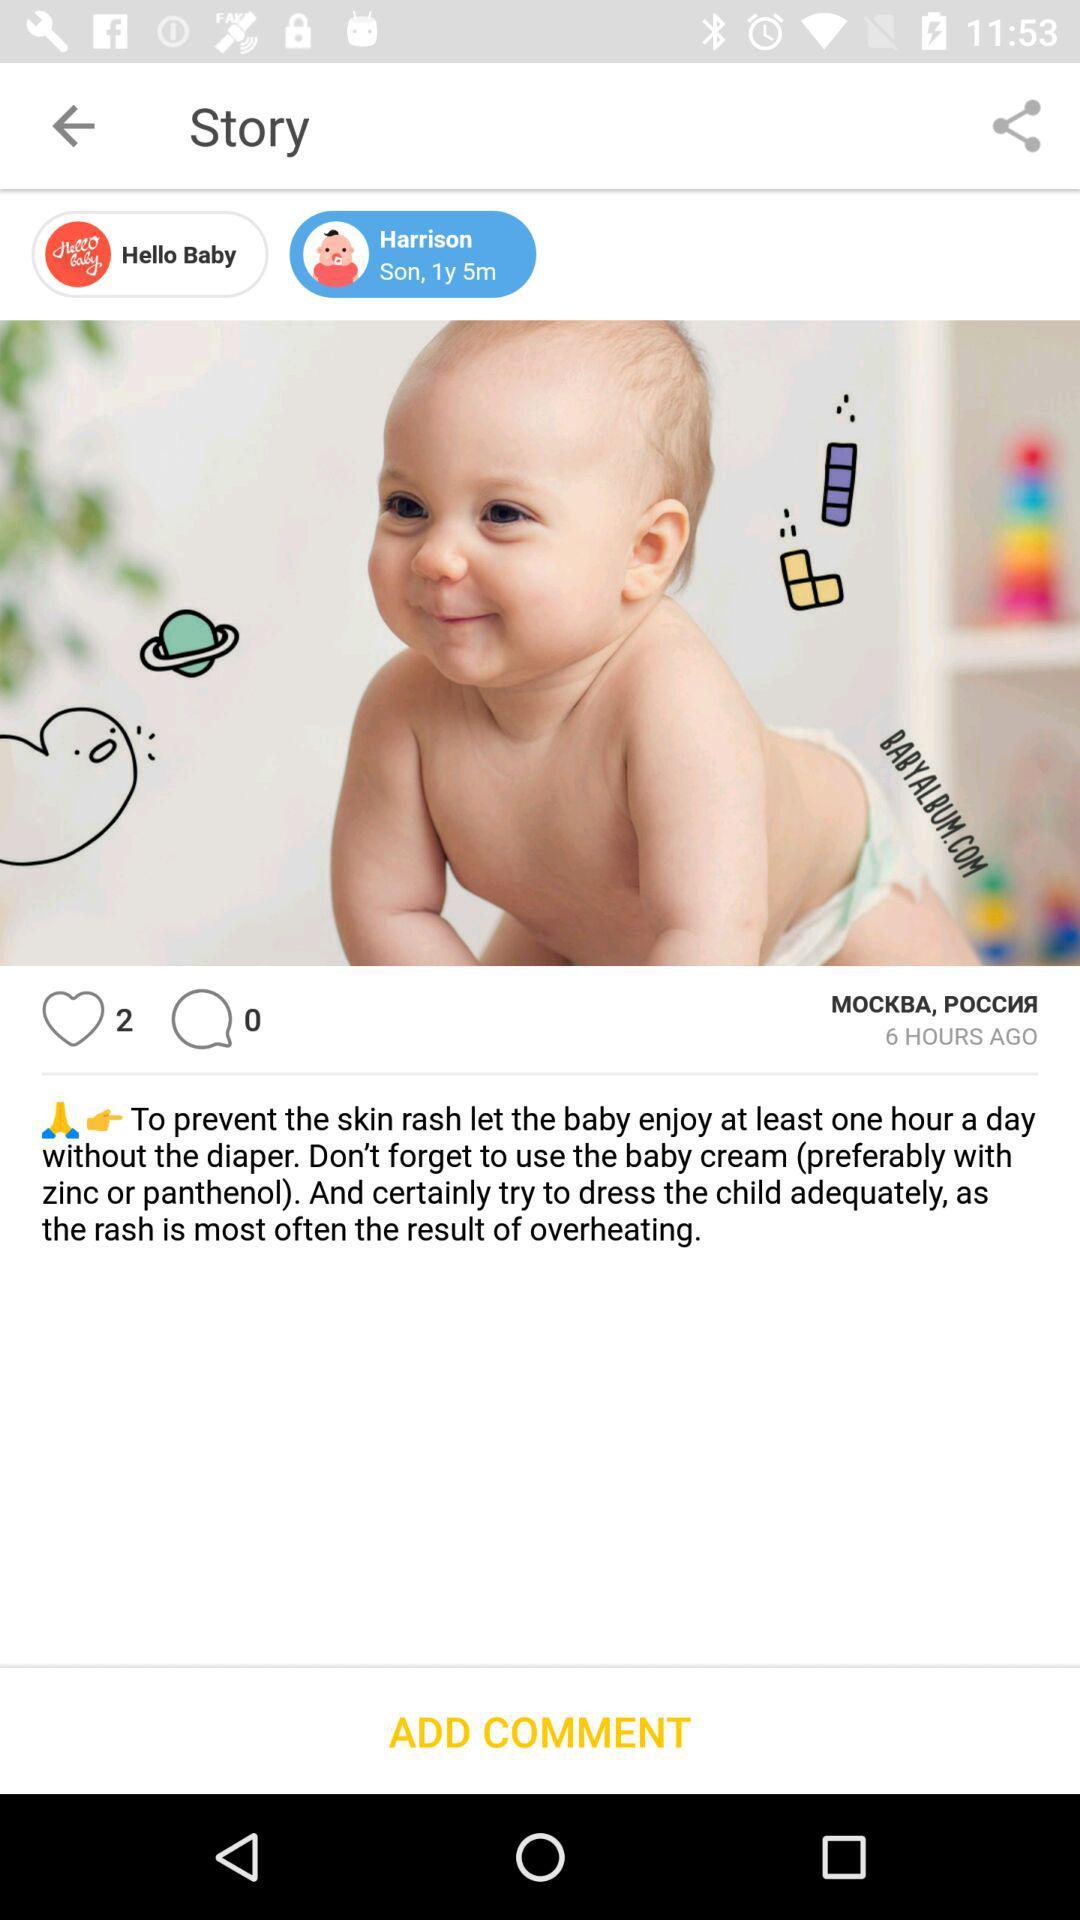 Image resolution: width=1080 pixels, height=1920 pixels. What do you see at coordinates (540, 643) in the screenshot?
I see `your baby photo` at bounding box center [540, 643].